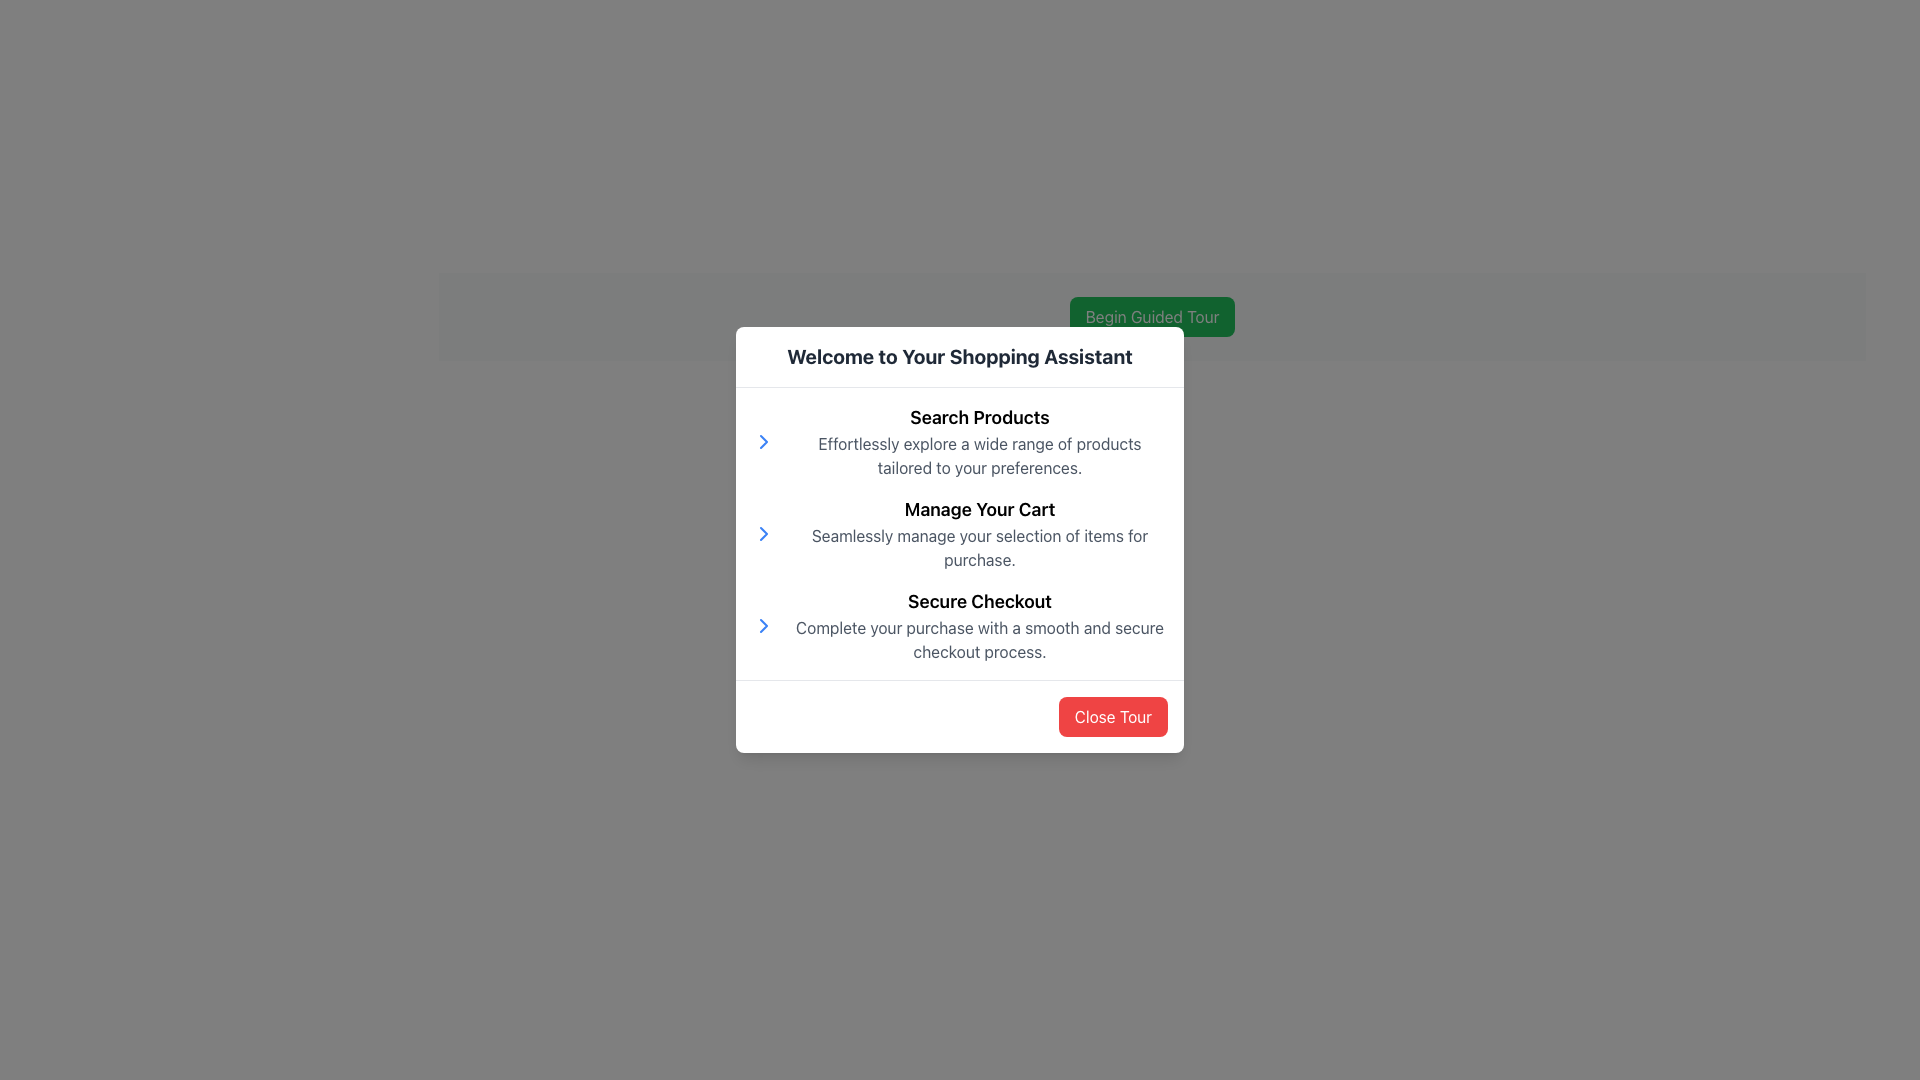 The height and width of the screenshot is (1080, 1920). I want to click on the interactive button with a green background located at the top-right of the dialog box that initiates a guided tour, for accessibility navigation, so click(1152, 315).